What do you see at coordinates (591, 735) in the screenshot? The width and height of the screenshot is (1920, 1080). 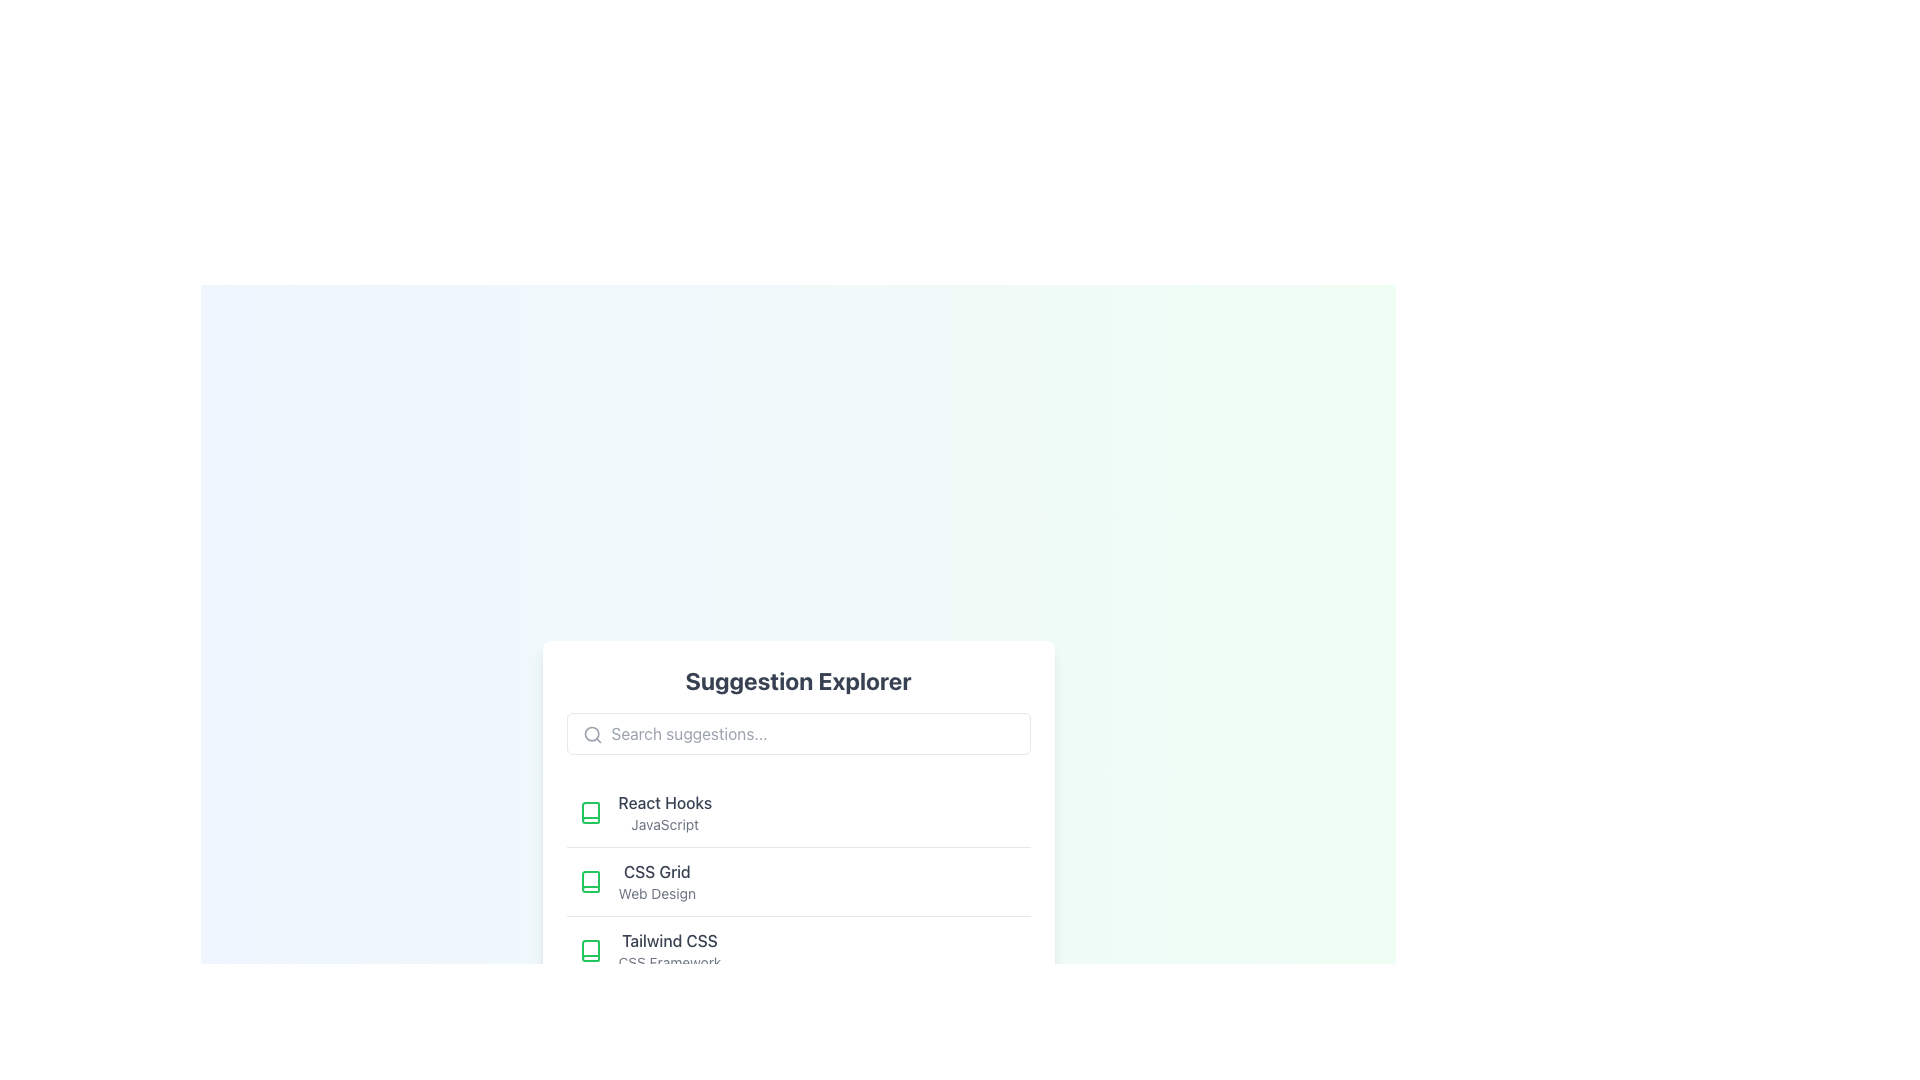 I see `the magnifying-glass-shaped icon located at the top-left corner of the search input field` at bounding box center [591, 735].